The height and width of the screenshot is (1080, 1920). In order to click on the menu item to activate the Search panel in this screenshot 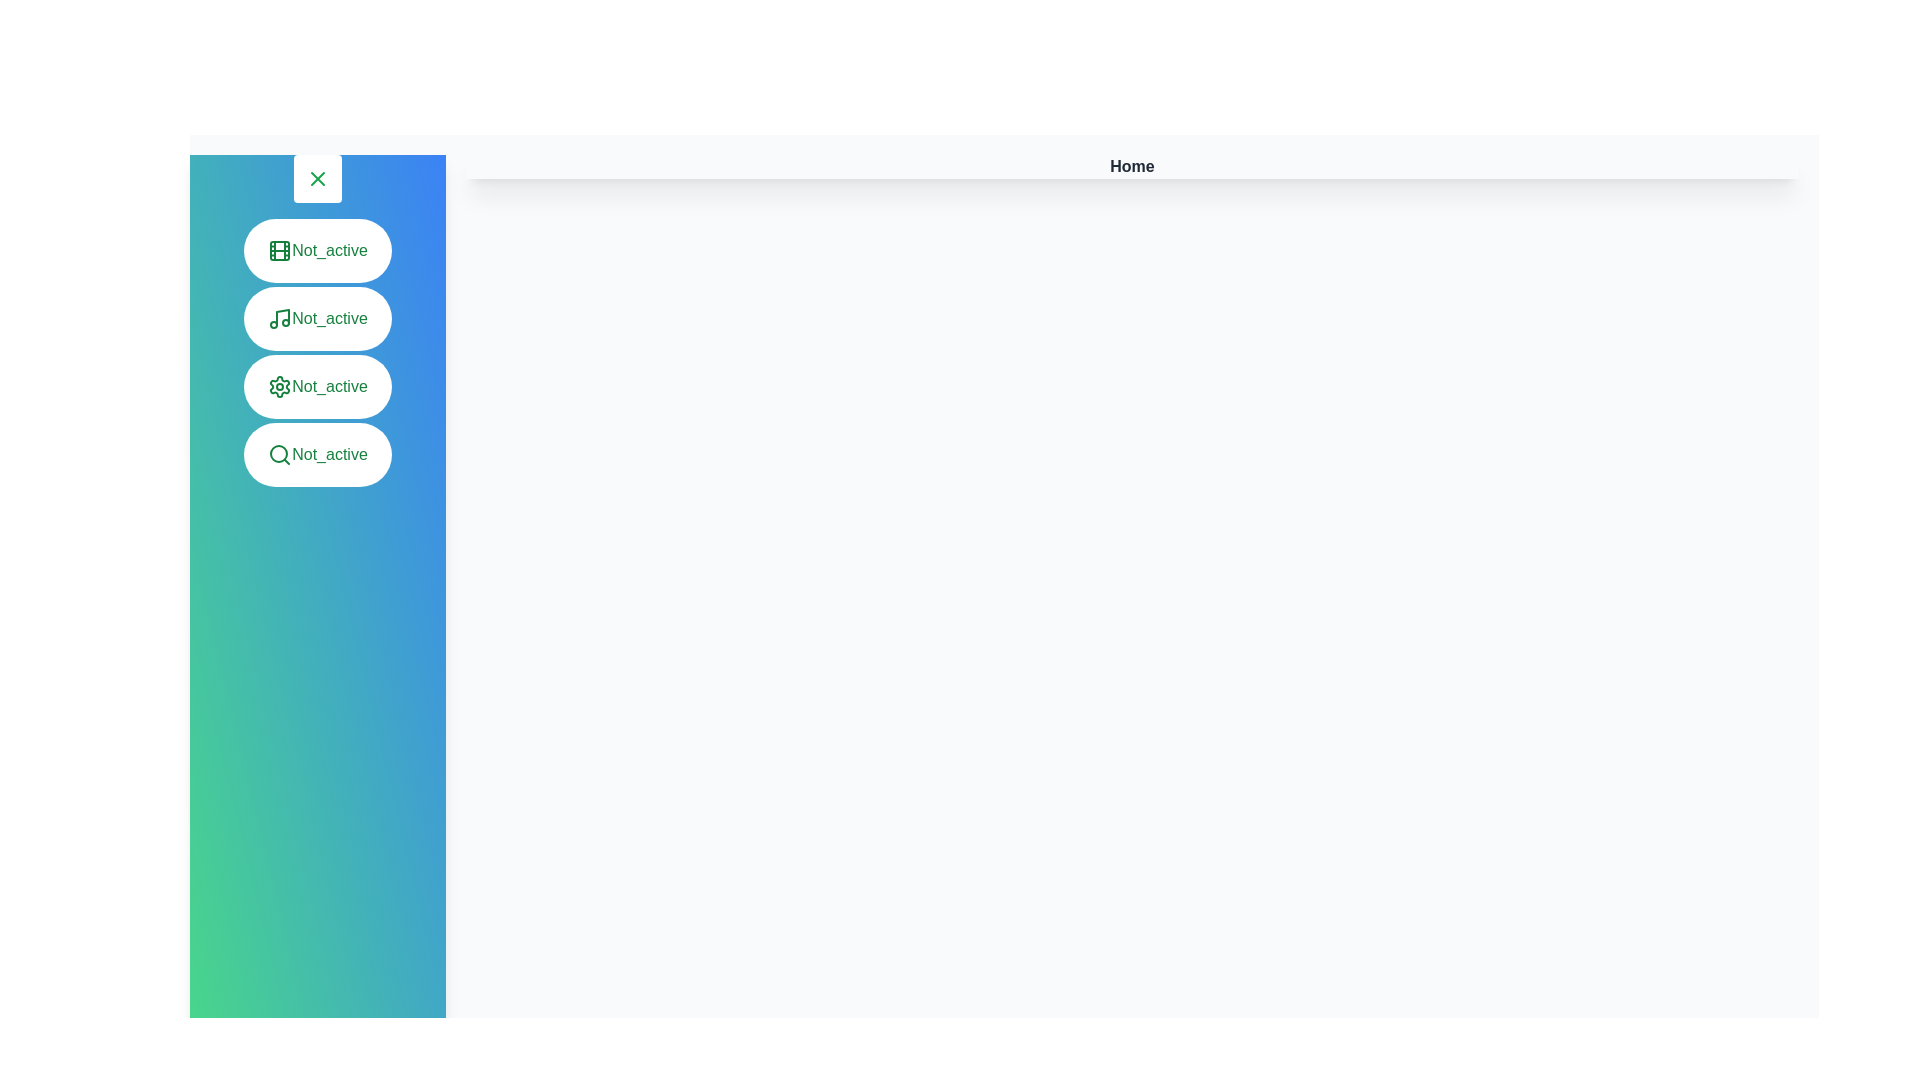, I will do `click(316, 455)`.